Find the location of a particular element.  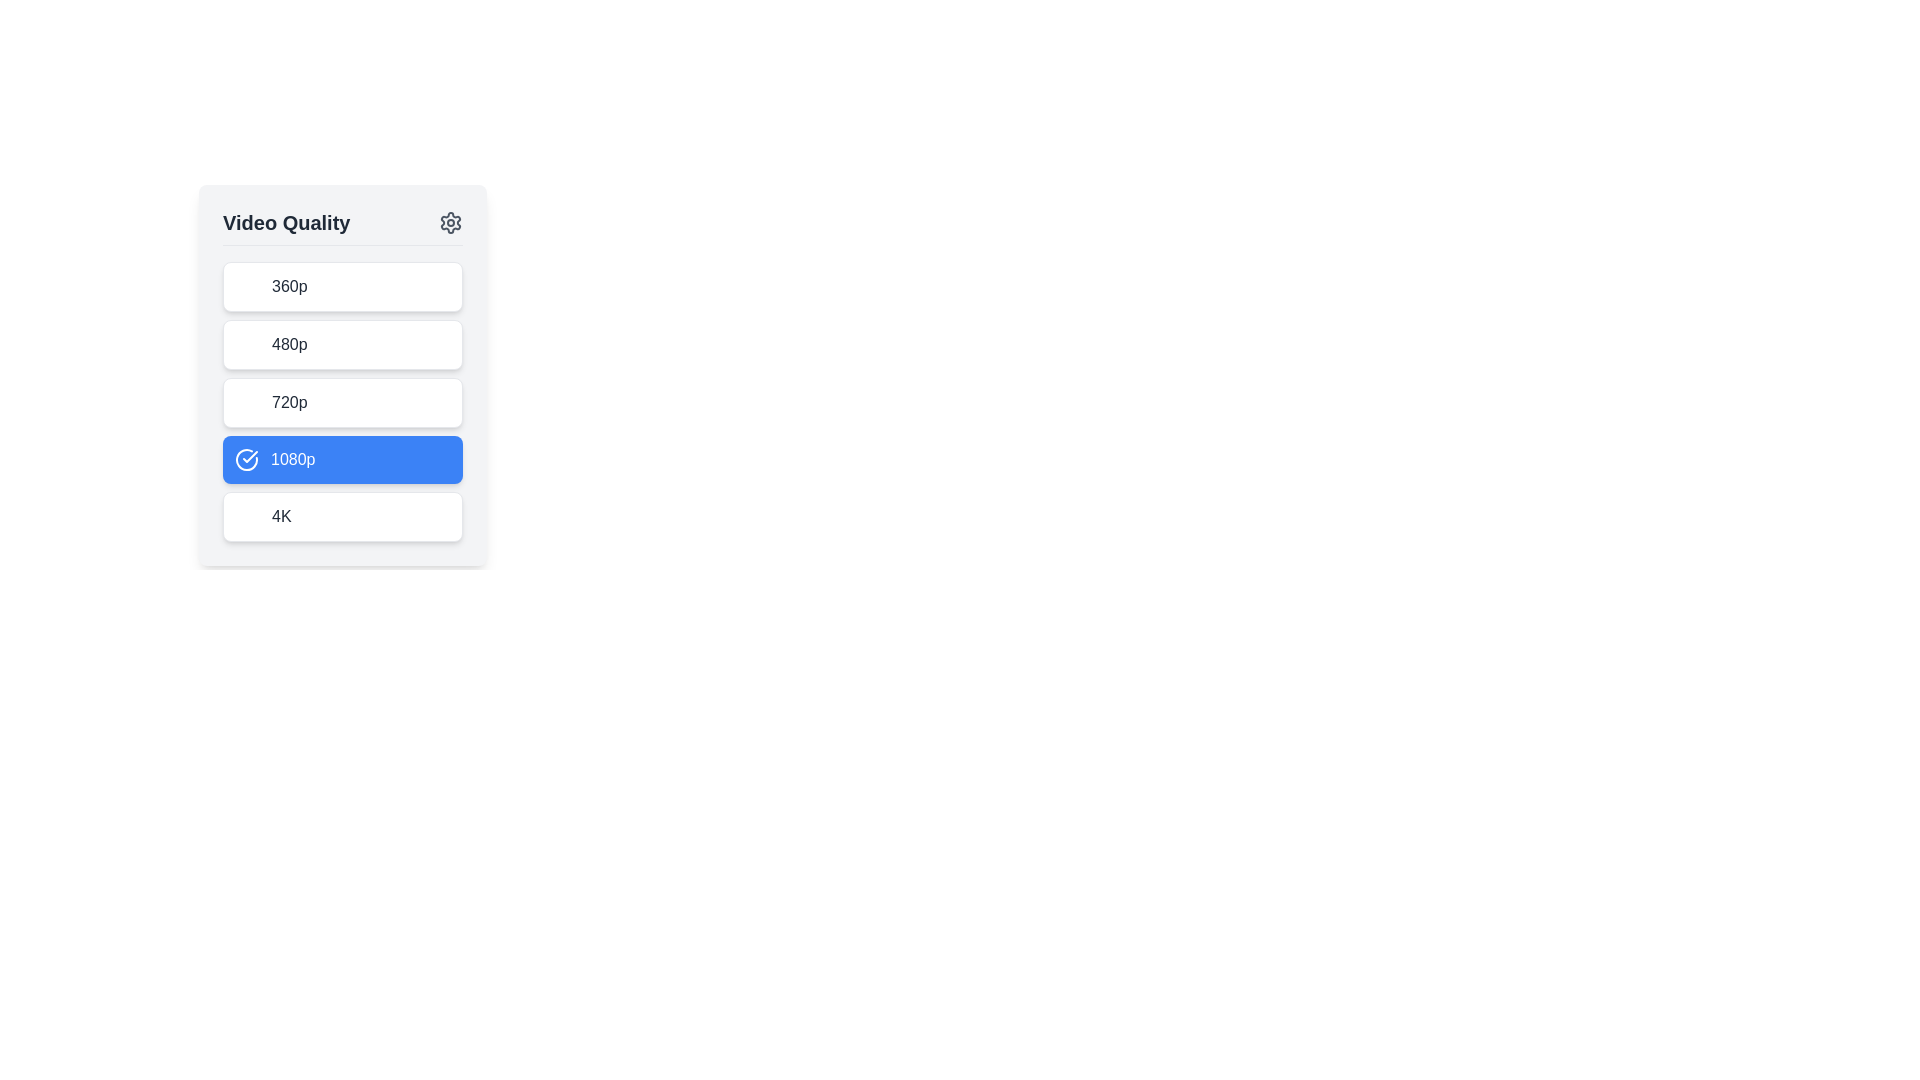

the '1080p' video quality selection button located in the 'Video Quality' settings section is located at coordinates (342, 459).